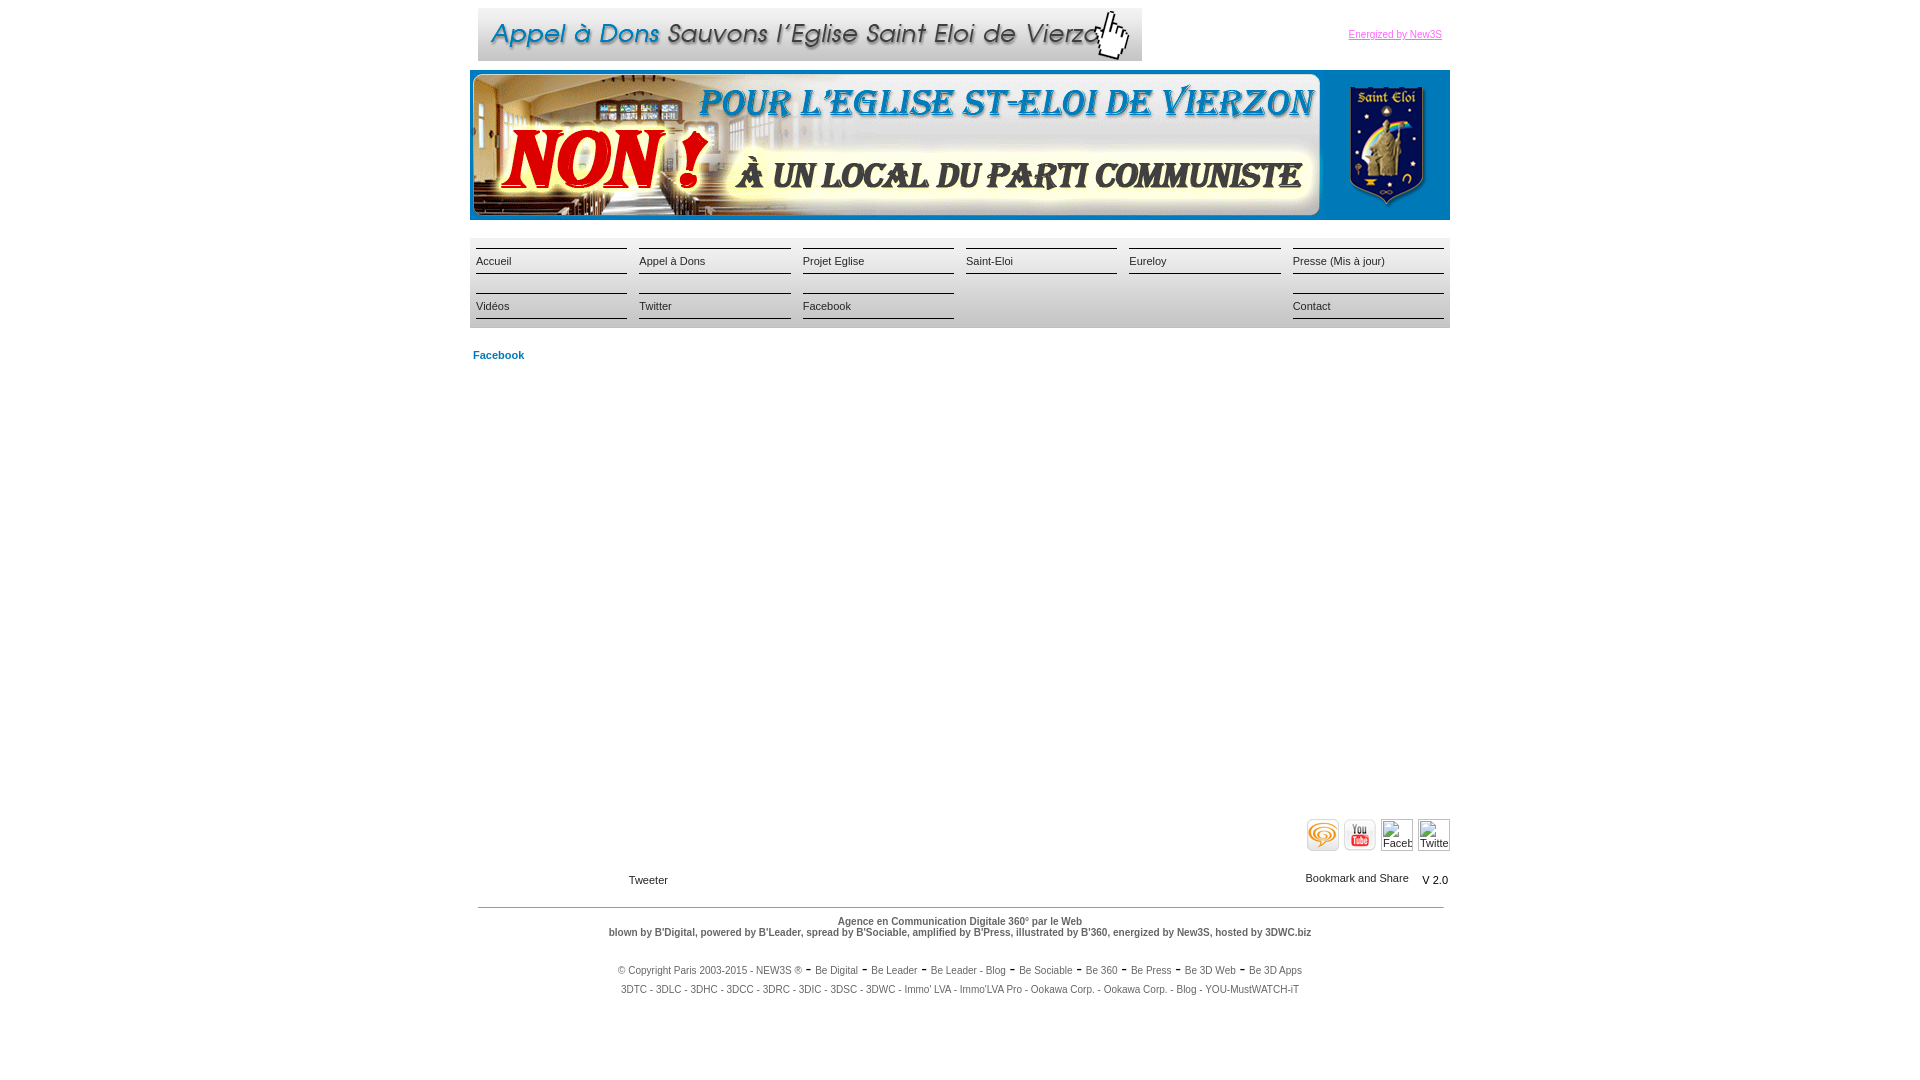 The height and width of the screenshot is (1080, 1920). What do you see at coordinates (1311, 305) in the screenshot?
I see `'Contact'` at bounding box center [1311, 305].